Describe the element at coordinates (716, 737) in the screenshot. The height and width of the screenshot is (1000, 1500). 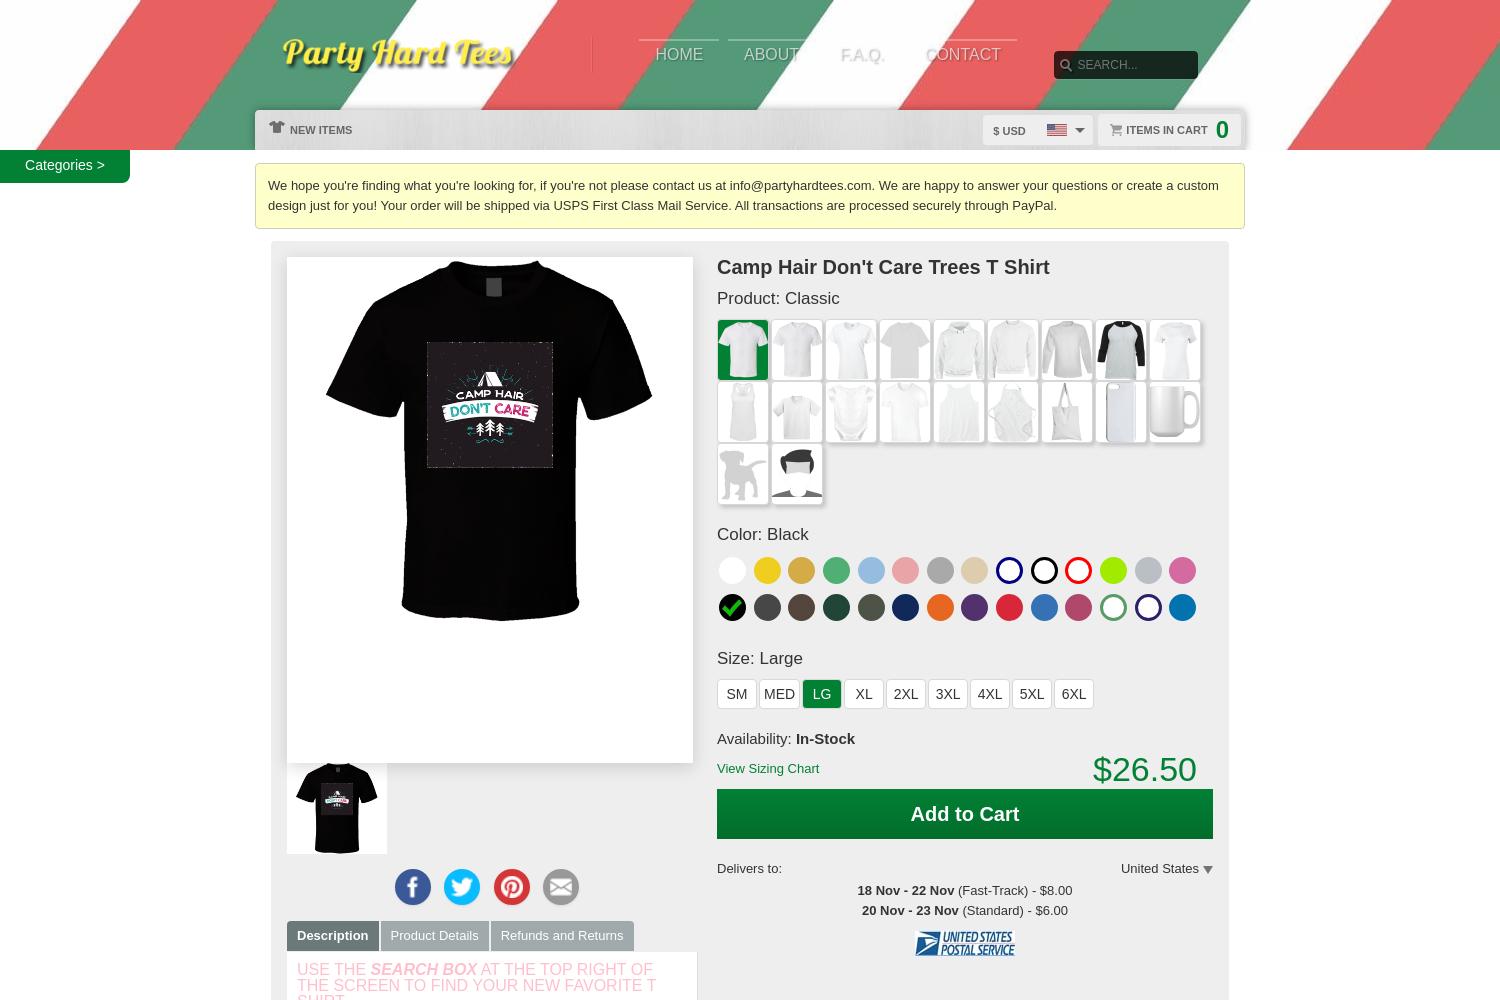
I see `'Availability:'` at that location.